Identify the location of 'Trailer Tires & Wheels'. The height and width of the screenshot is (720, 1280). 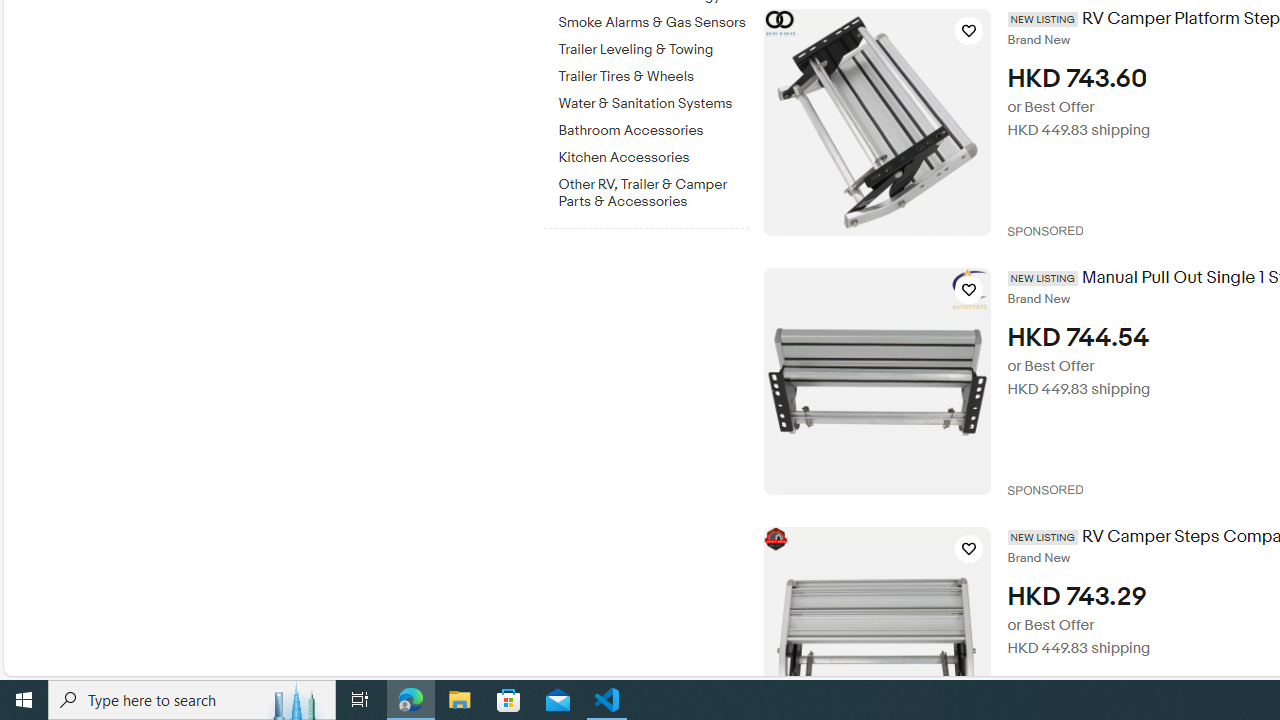
(653, 72).